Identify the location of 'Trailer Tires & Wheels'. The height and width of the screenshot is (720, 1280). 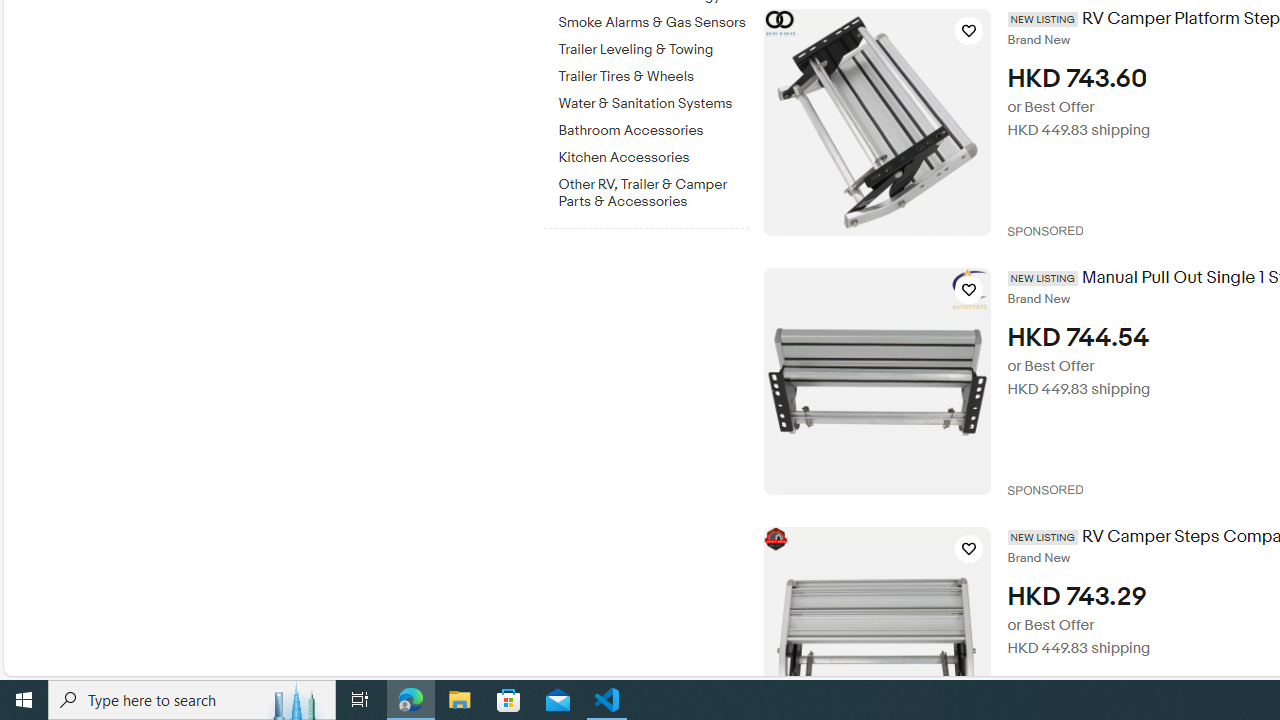
(653, 72).